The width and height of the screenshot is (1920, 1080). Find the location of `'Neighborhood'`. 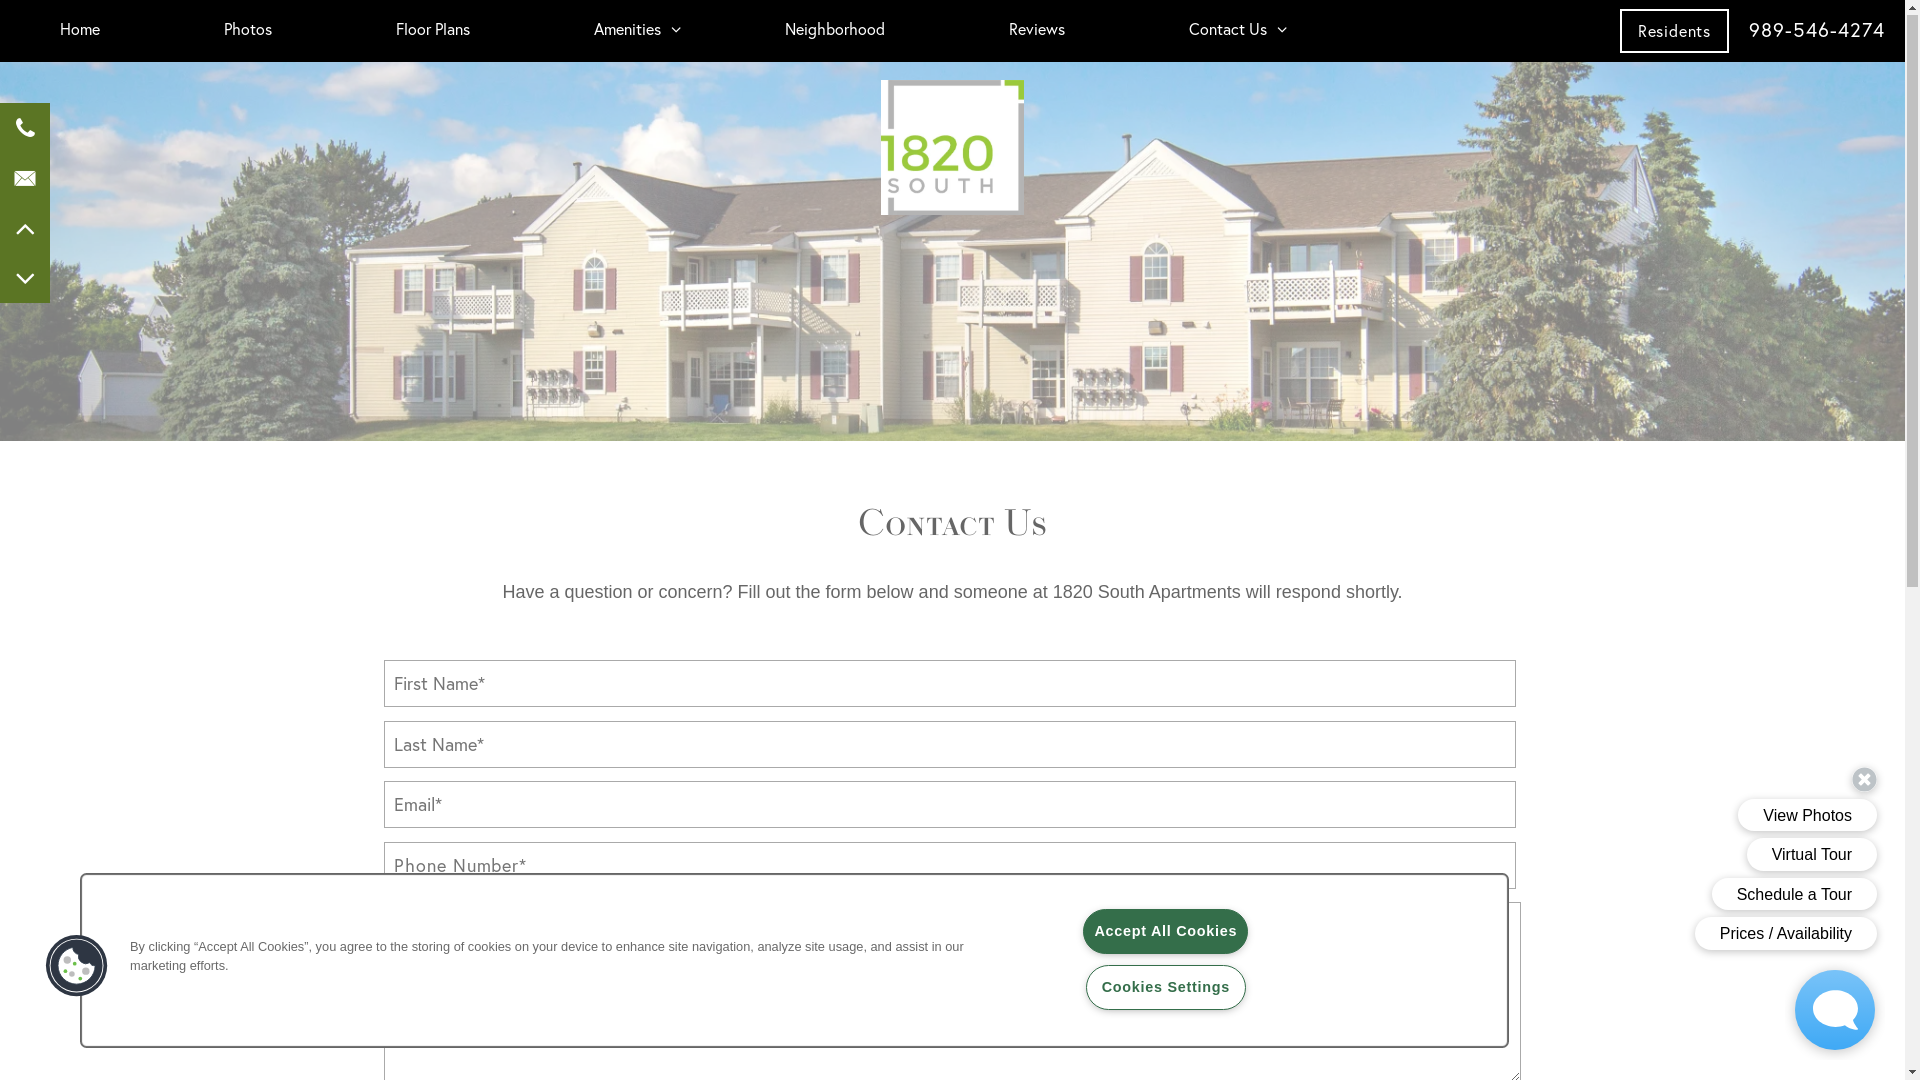

'Neighborhood' is located at coordinates (835, 30).